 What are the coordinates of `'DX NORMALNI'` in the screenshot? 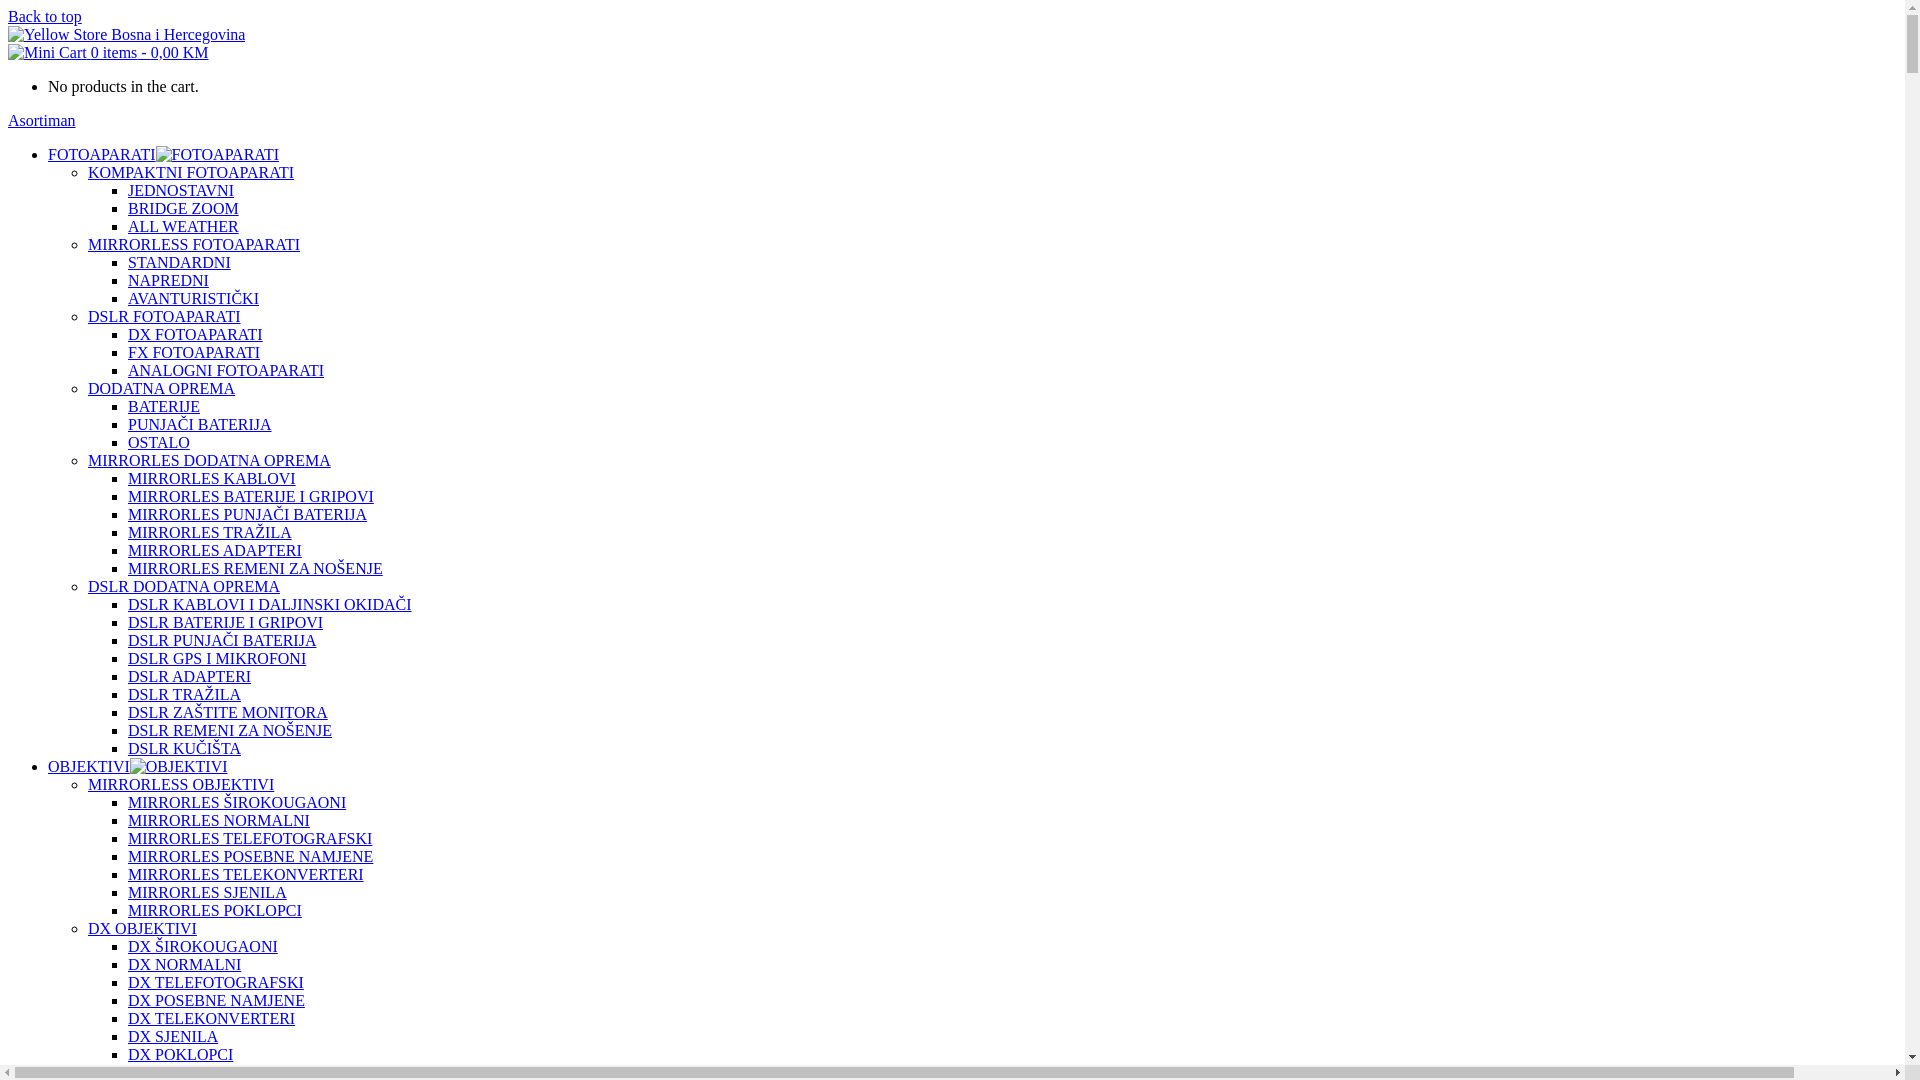 It's located at (184, 963).